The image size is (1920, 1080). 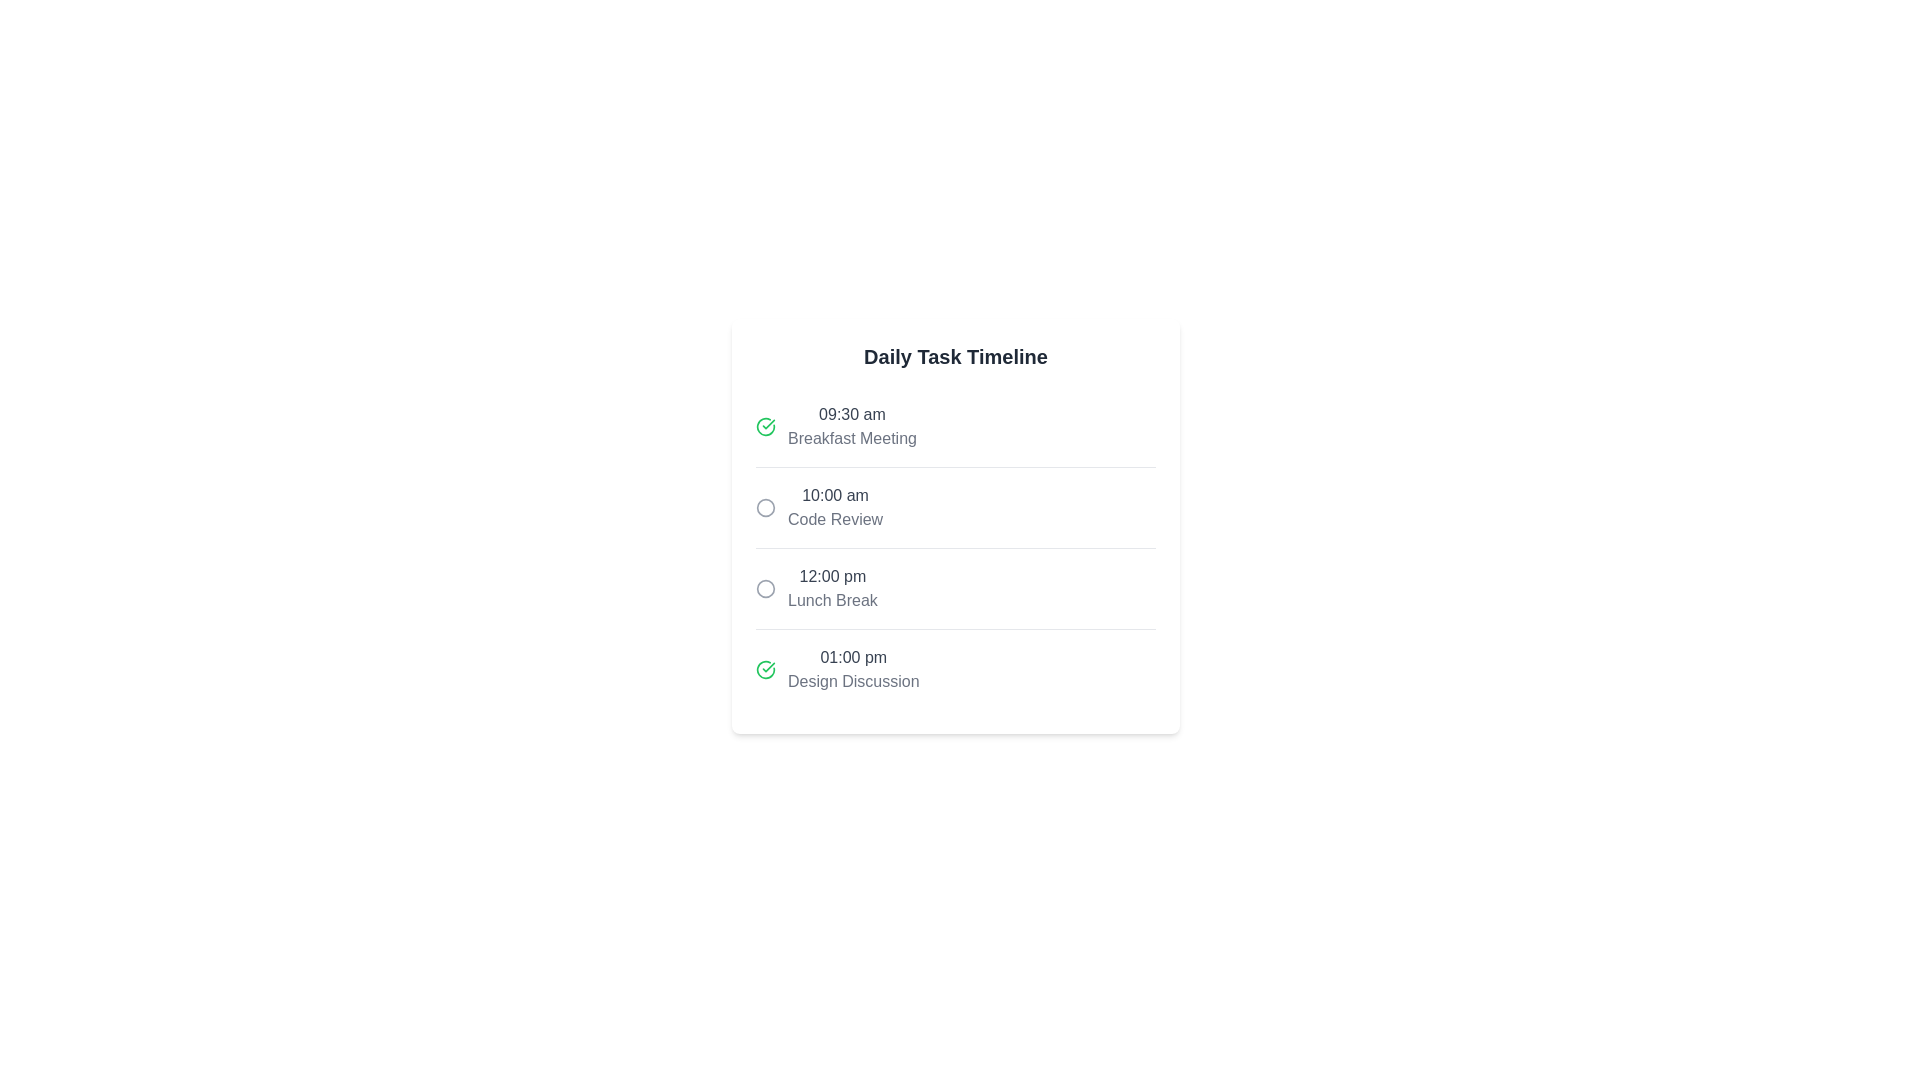 What do you see at coordinates (954, 668) in the screenshot?
I see `the fourth timeline entry showing 'Design Discussion' scheduled for '01:00 pm'` at bounding box center [954, 668].